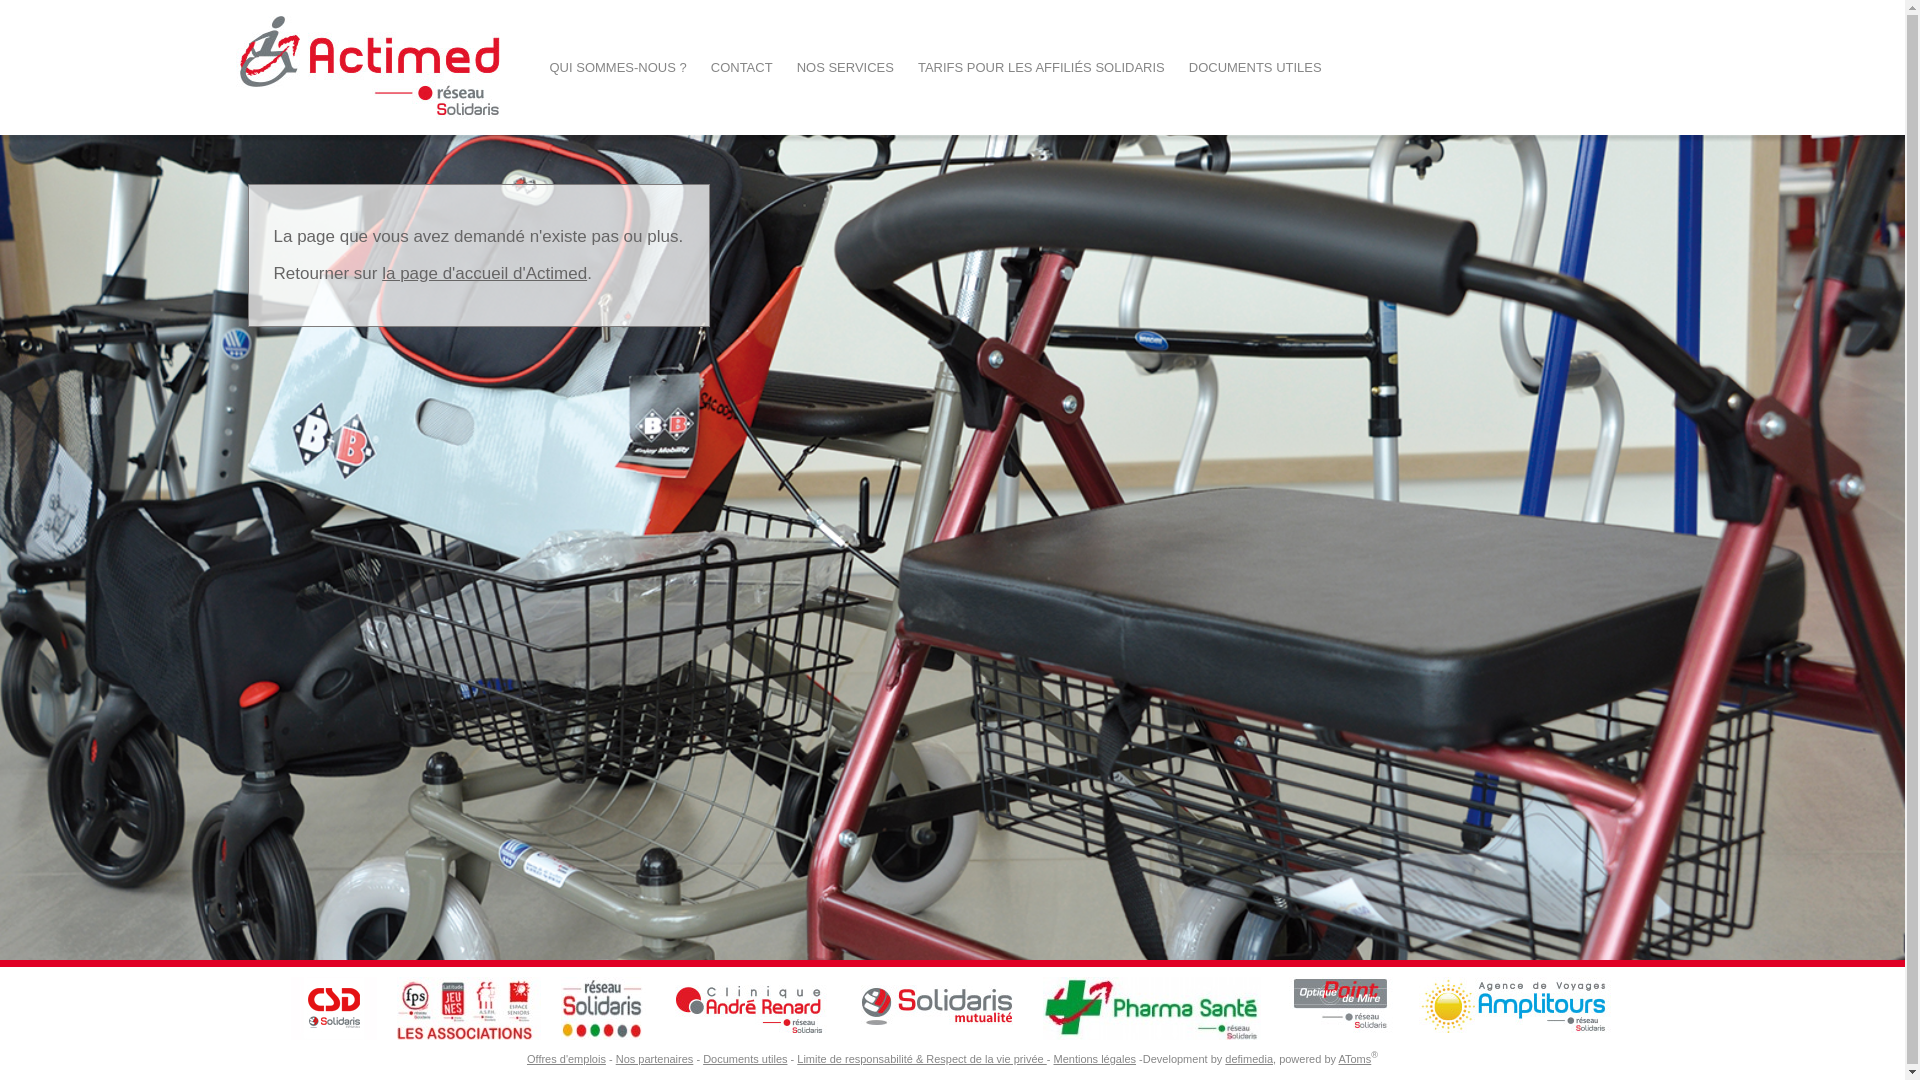 The image size is (1920, 1080). What do you see at coordinates (1338, 1058) in the screenshot?
I see `'AToms'` at bounding box center [1338, 1058].